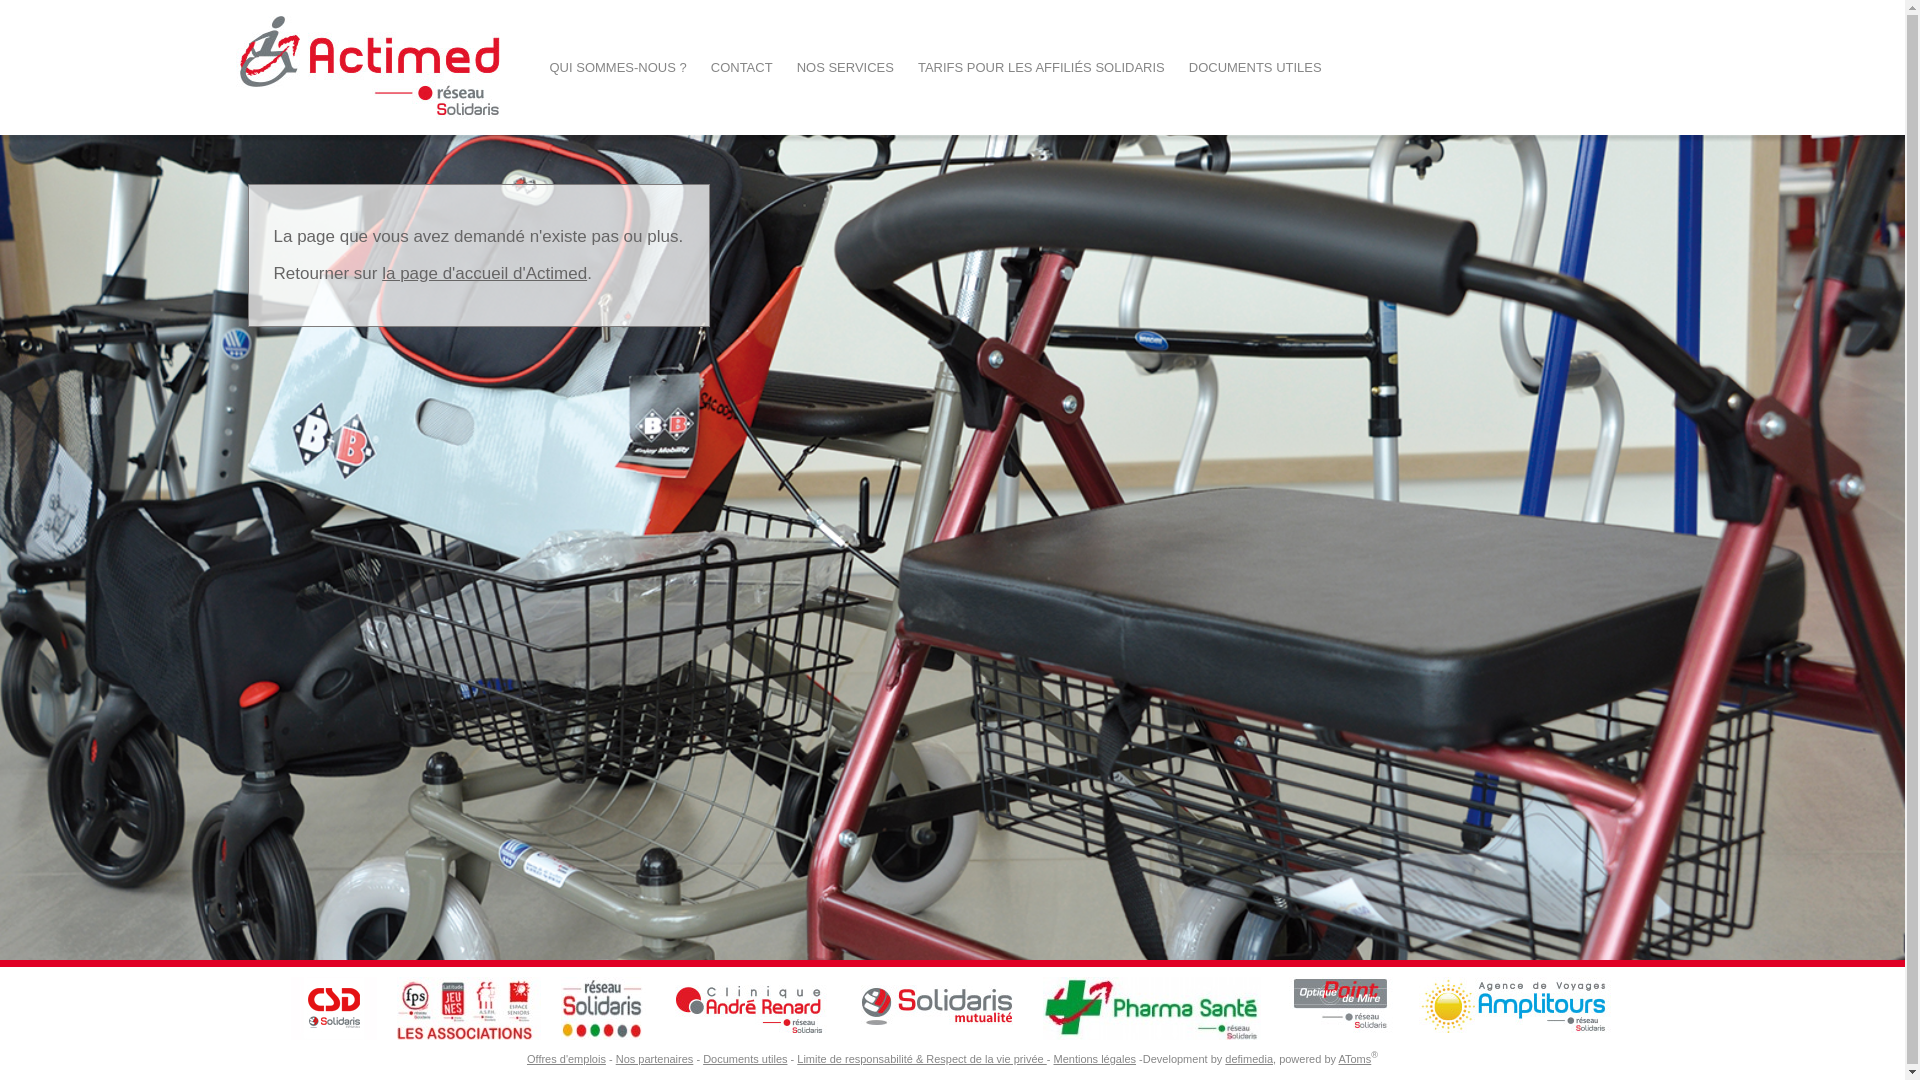 The image size is (1920, 1080). What do you see at coordinates (1338, 1058) in the screenshot?
I see `'AToms'` at bounding box center [1338, 1058].